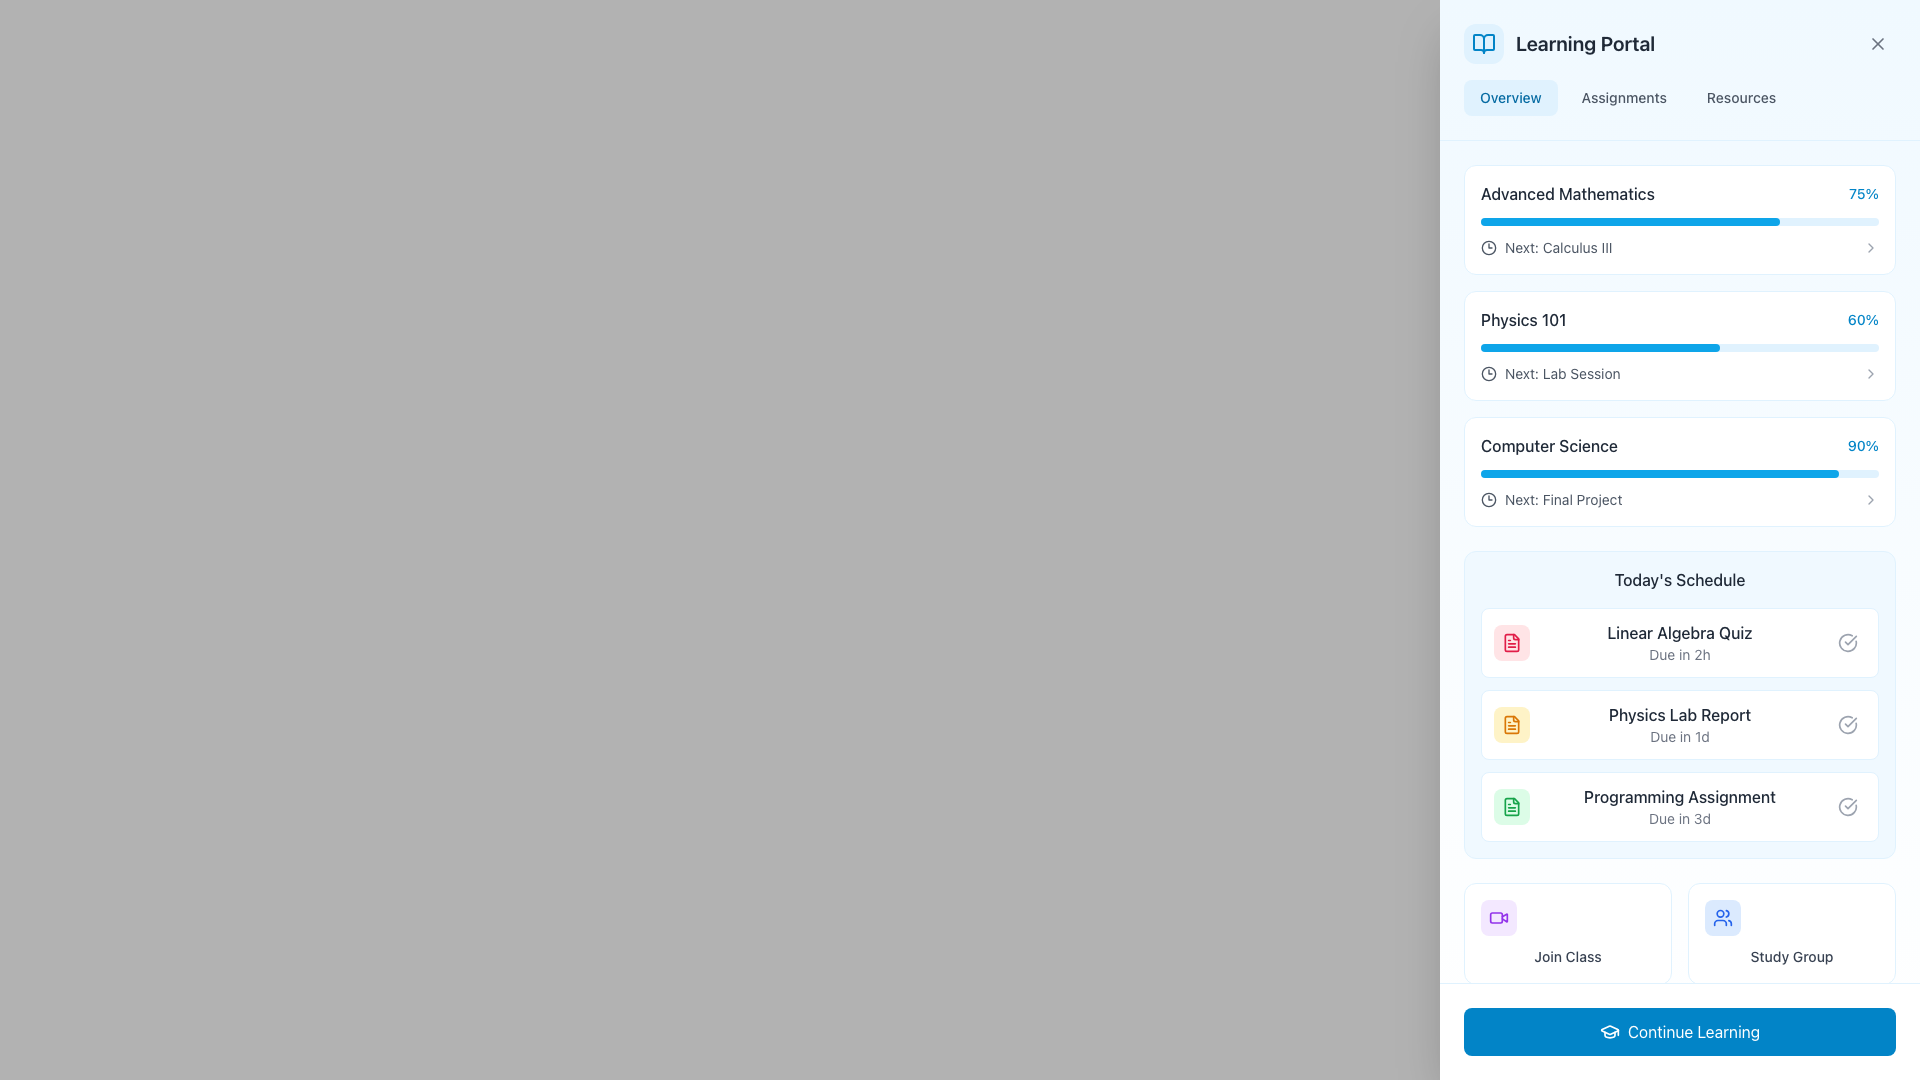 Image resolution: width=1920 pixels, height=1080 pixels. What do you see at coordinates (1722, 1035) in the screenshot?
I see `the central button located at the bottom of the Learning Portal panel` at bounding box center [1722, 1035].